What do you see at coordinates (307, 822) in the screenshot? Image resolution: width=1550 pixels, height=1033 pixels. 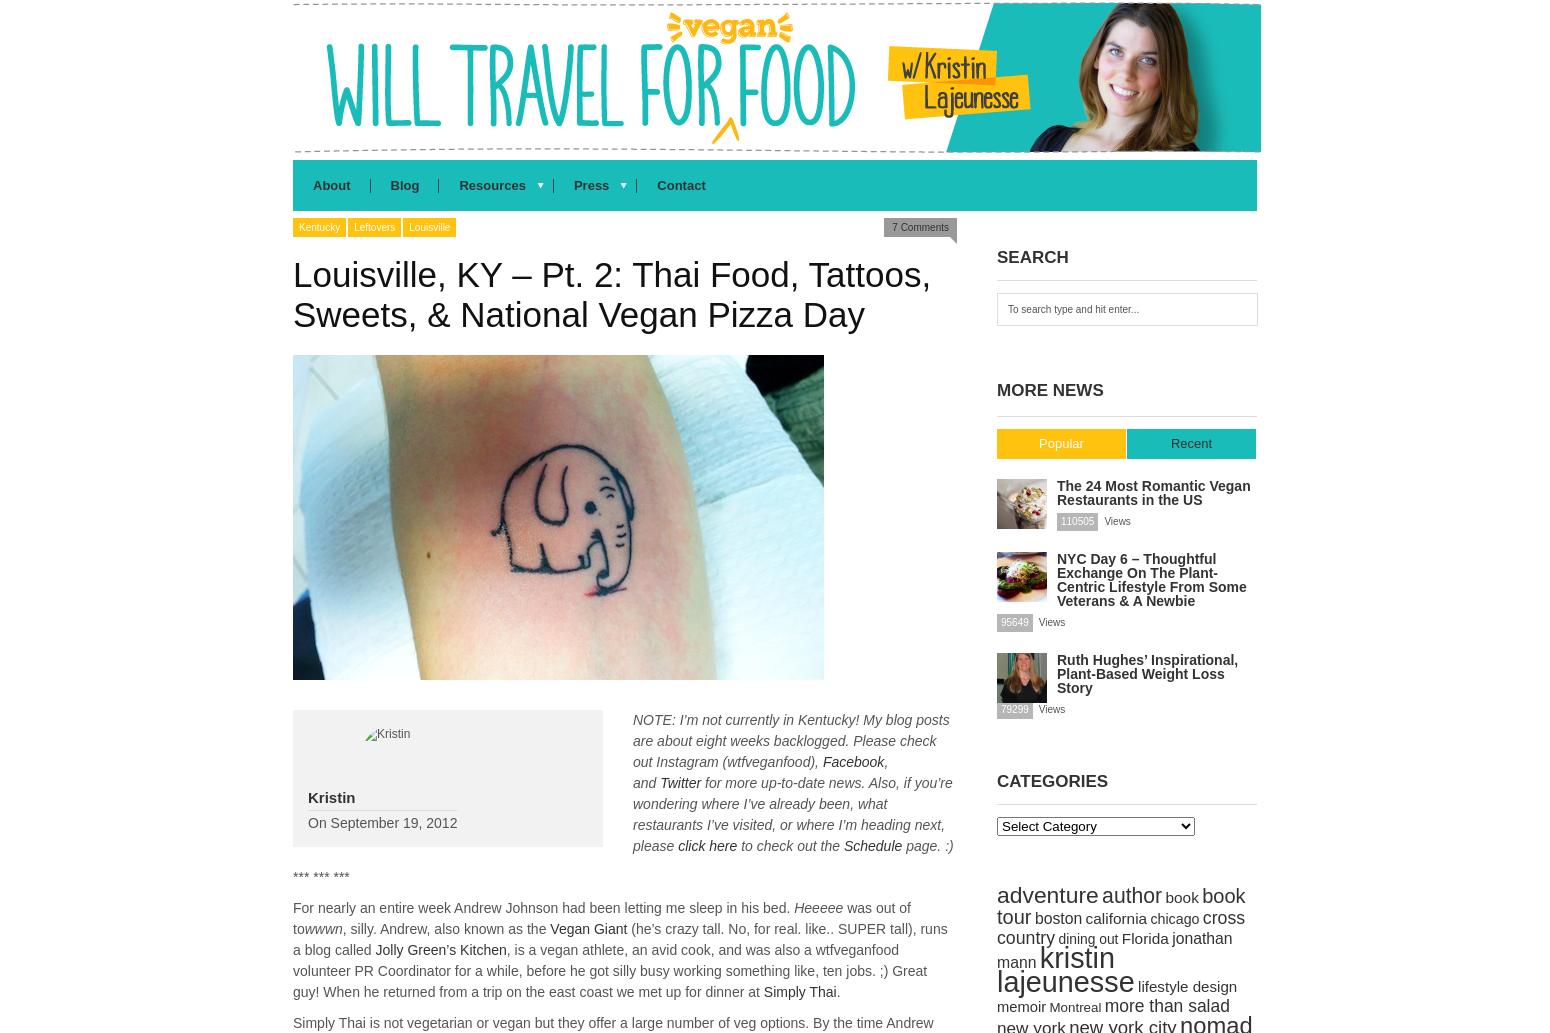 I see `'On'` at bounding box center [307, 822].